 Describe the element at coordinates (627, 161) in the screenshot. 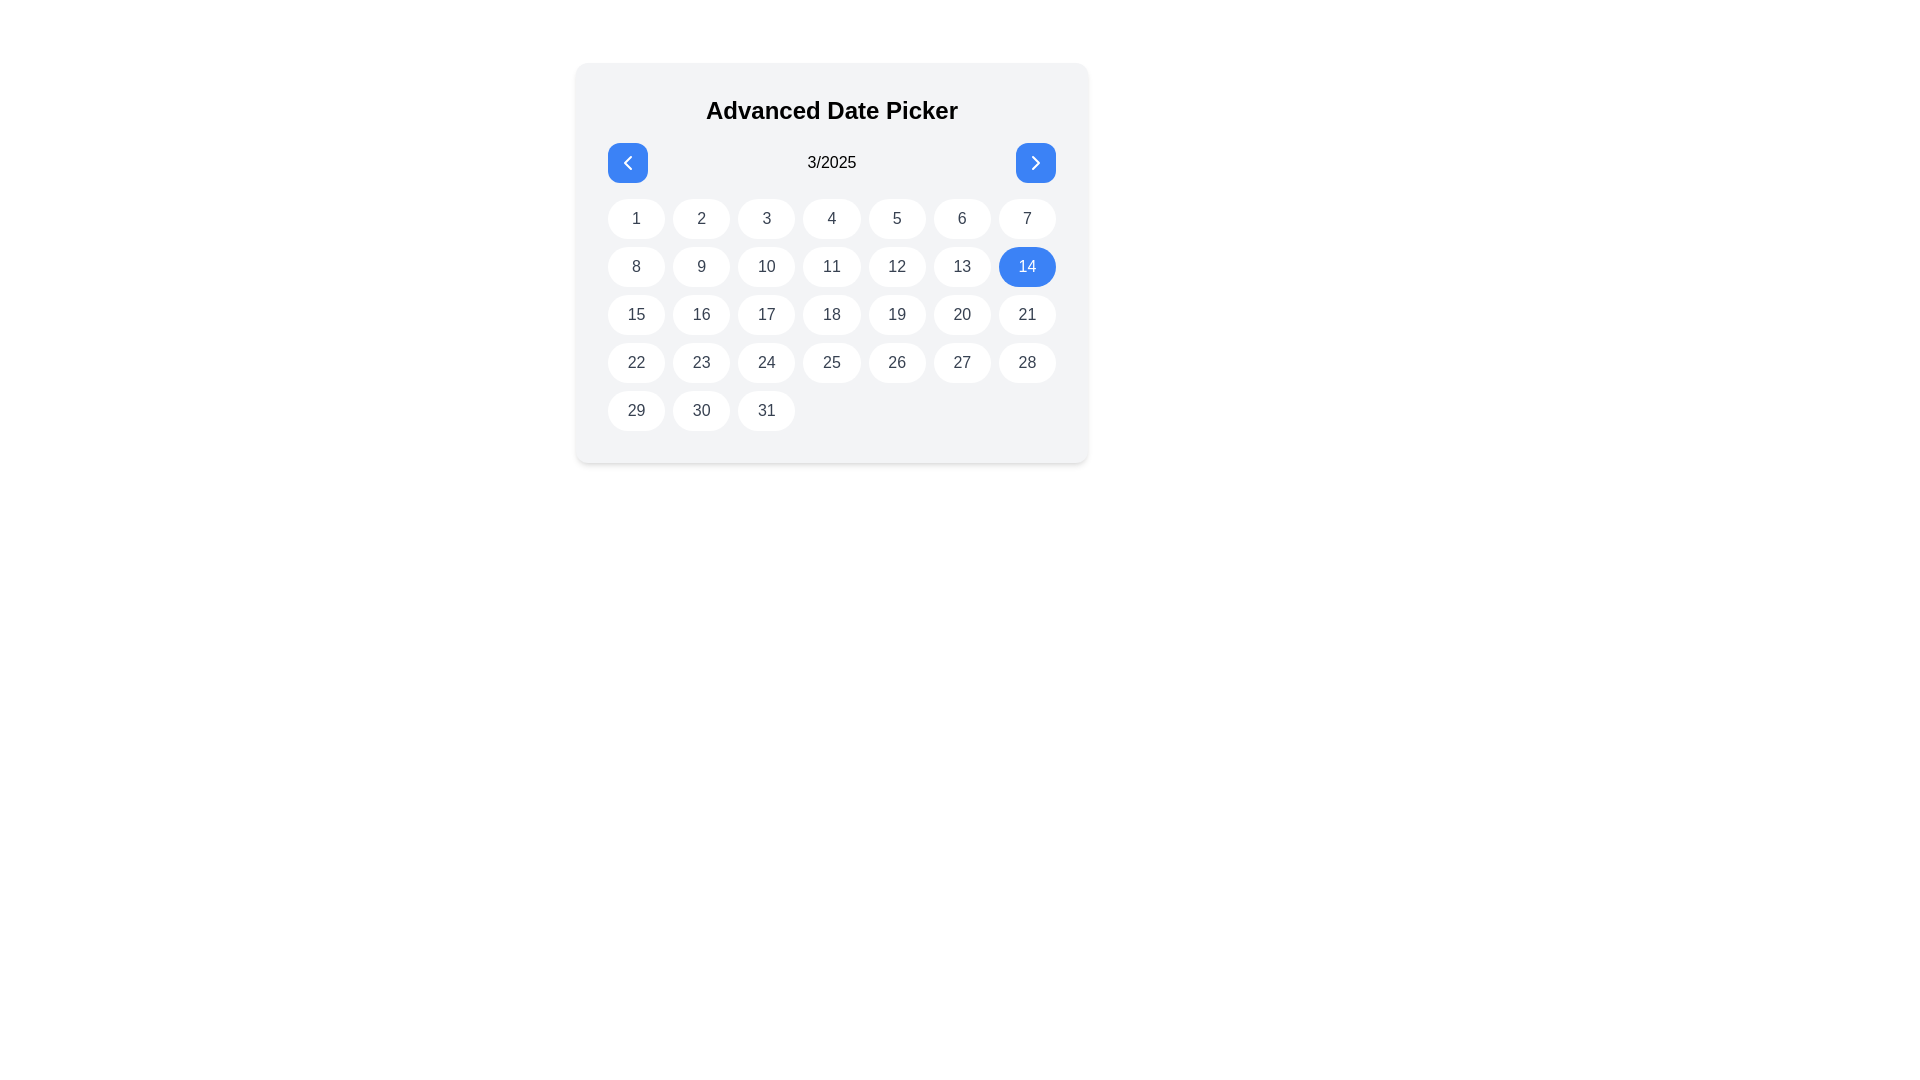

I see `the square blue button with rounded corners and a white left-facing chevron icon, located to the left of the '3/2025' text in the calendar header` at that location.